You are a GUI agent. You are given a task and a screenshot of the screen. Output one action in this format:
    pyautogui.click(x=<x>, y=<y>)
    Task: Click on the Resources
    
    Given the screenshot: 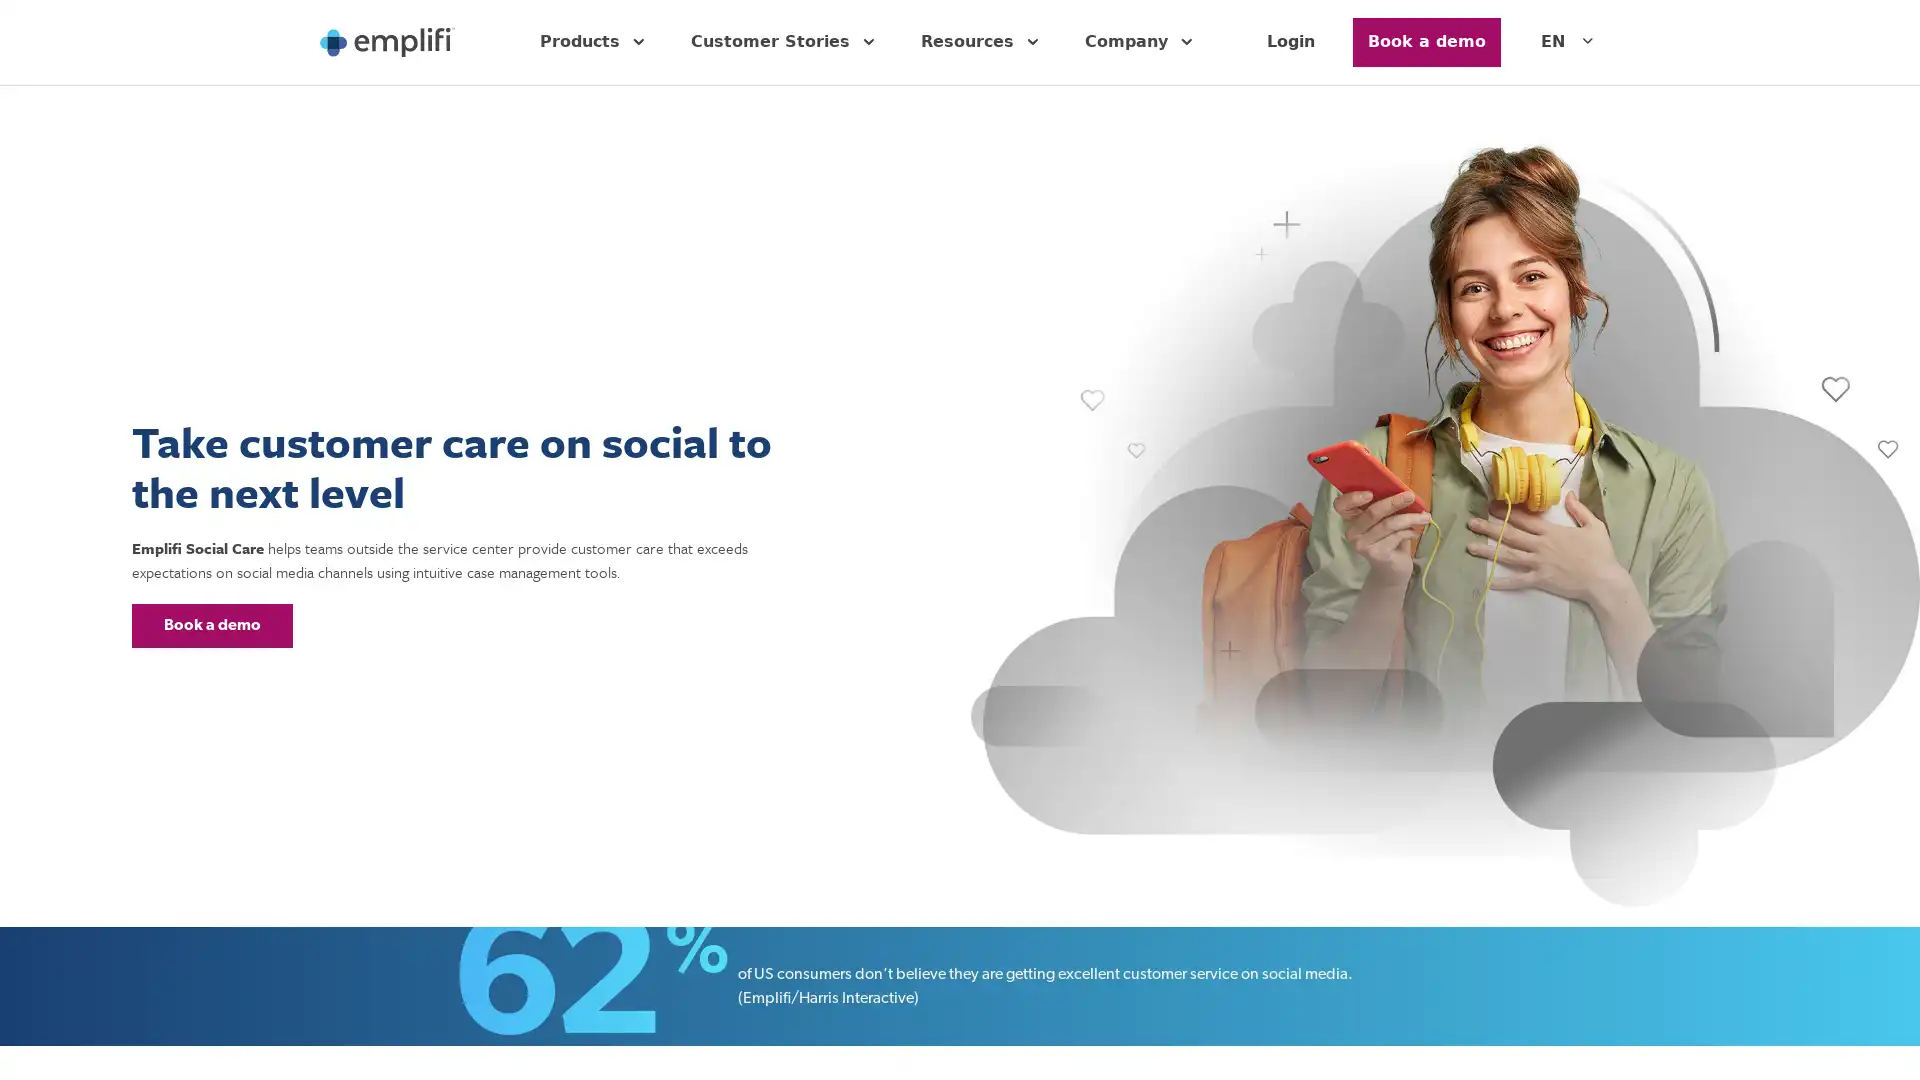 What is the action you would take?
    pyautogui.click(x=983, y=42)
    